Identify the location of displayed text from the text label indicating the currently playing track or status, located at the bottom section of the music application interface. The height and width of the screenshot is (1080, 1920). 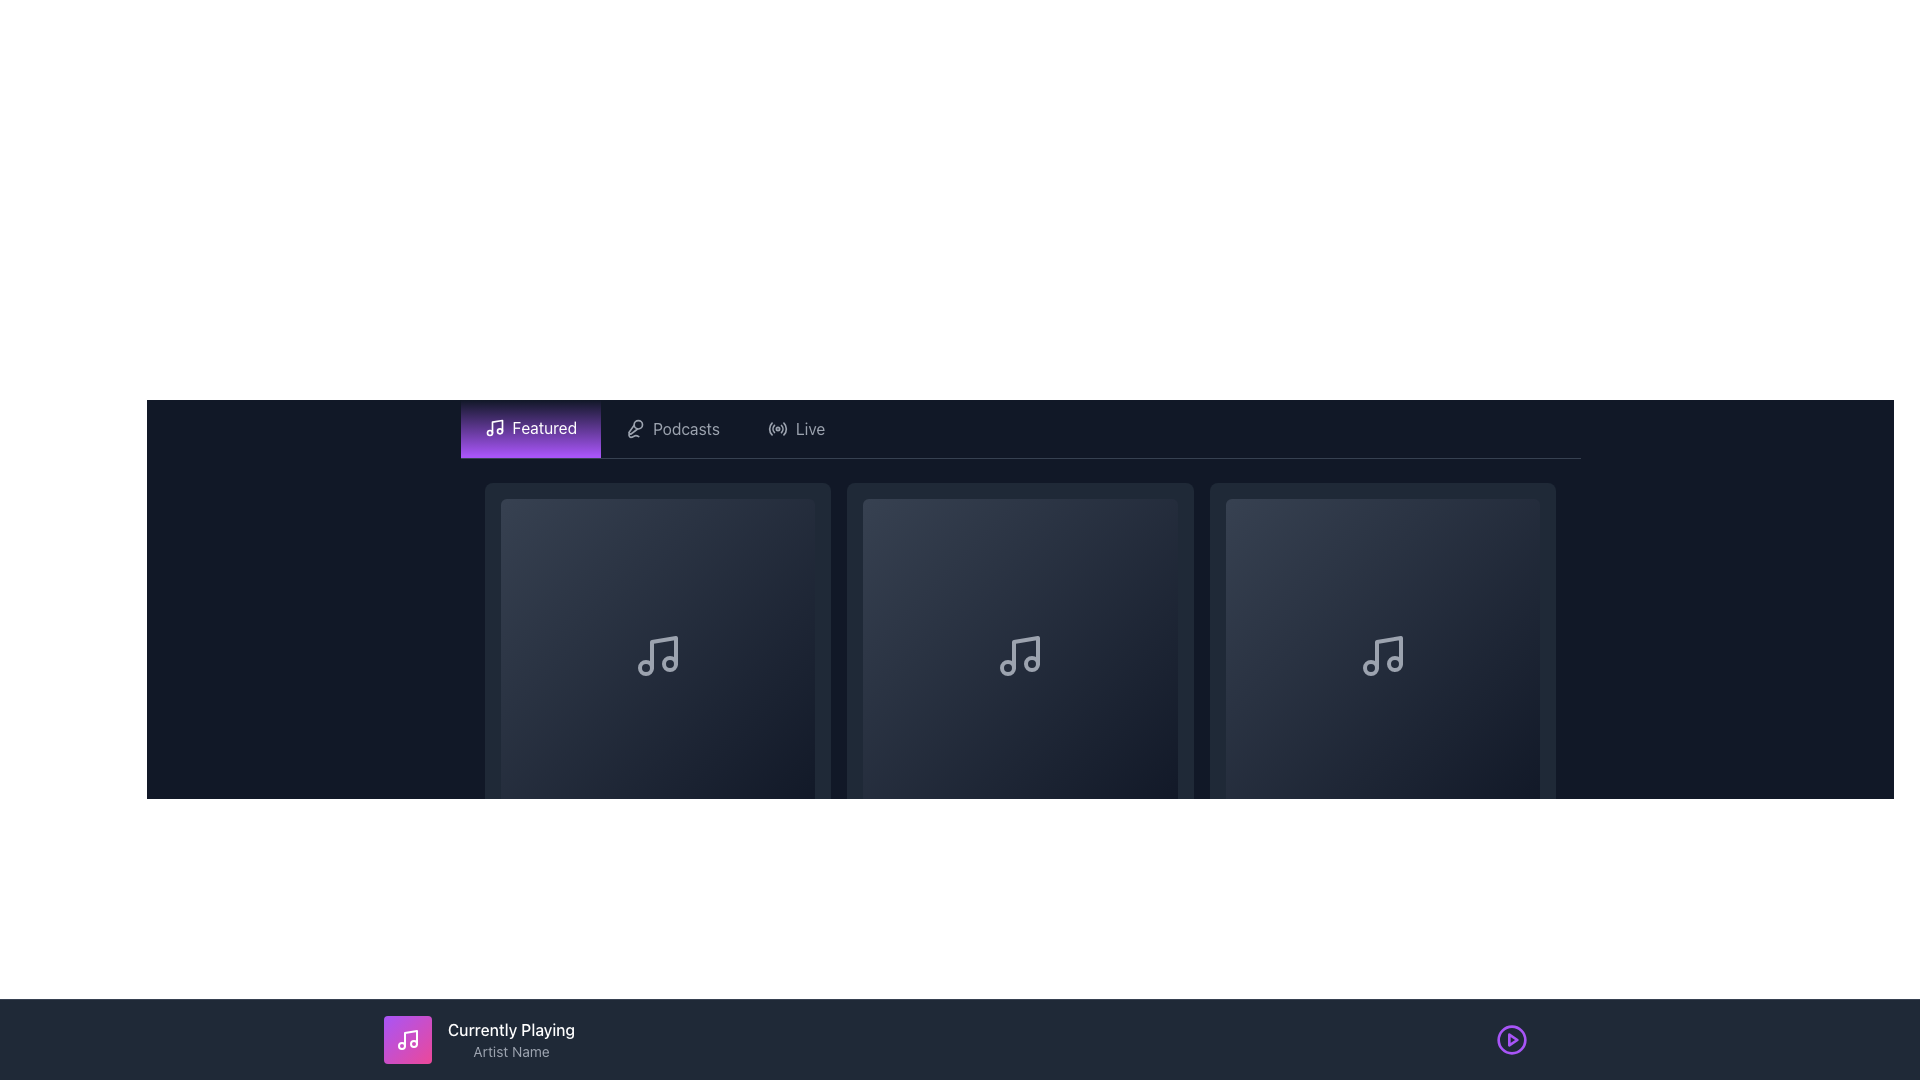
(511, 1029).